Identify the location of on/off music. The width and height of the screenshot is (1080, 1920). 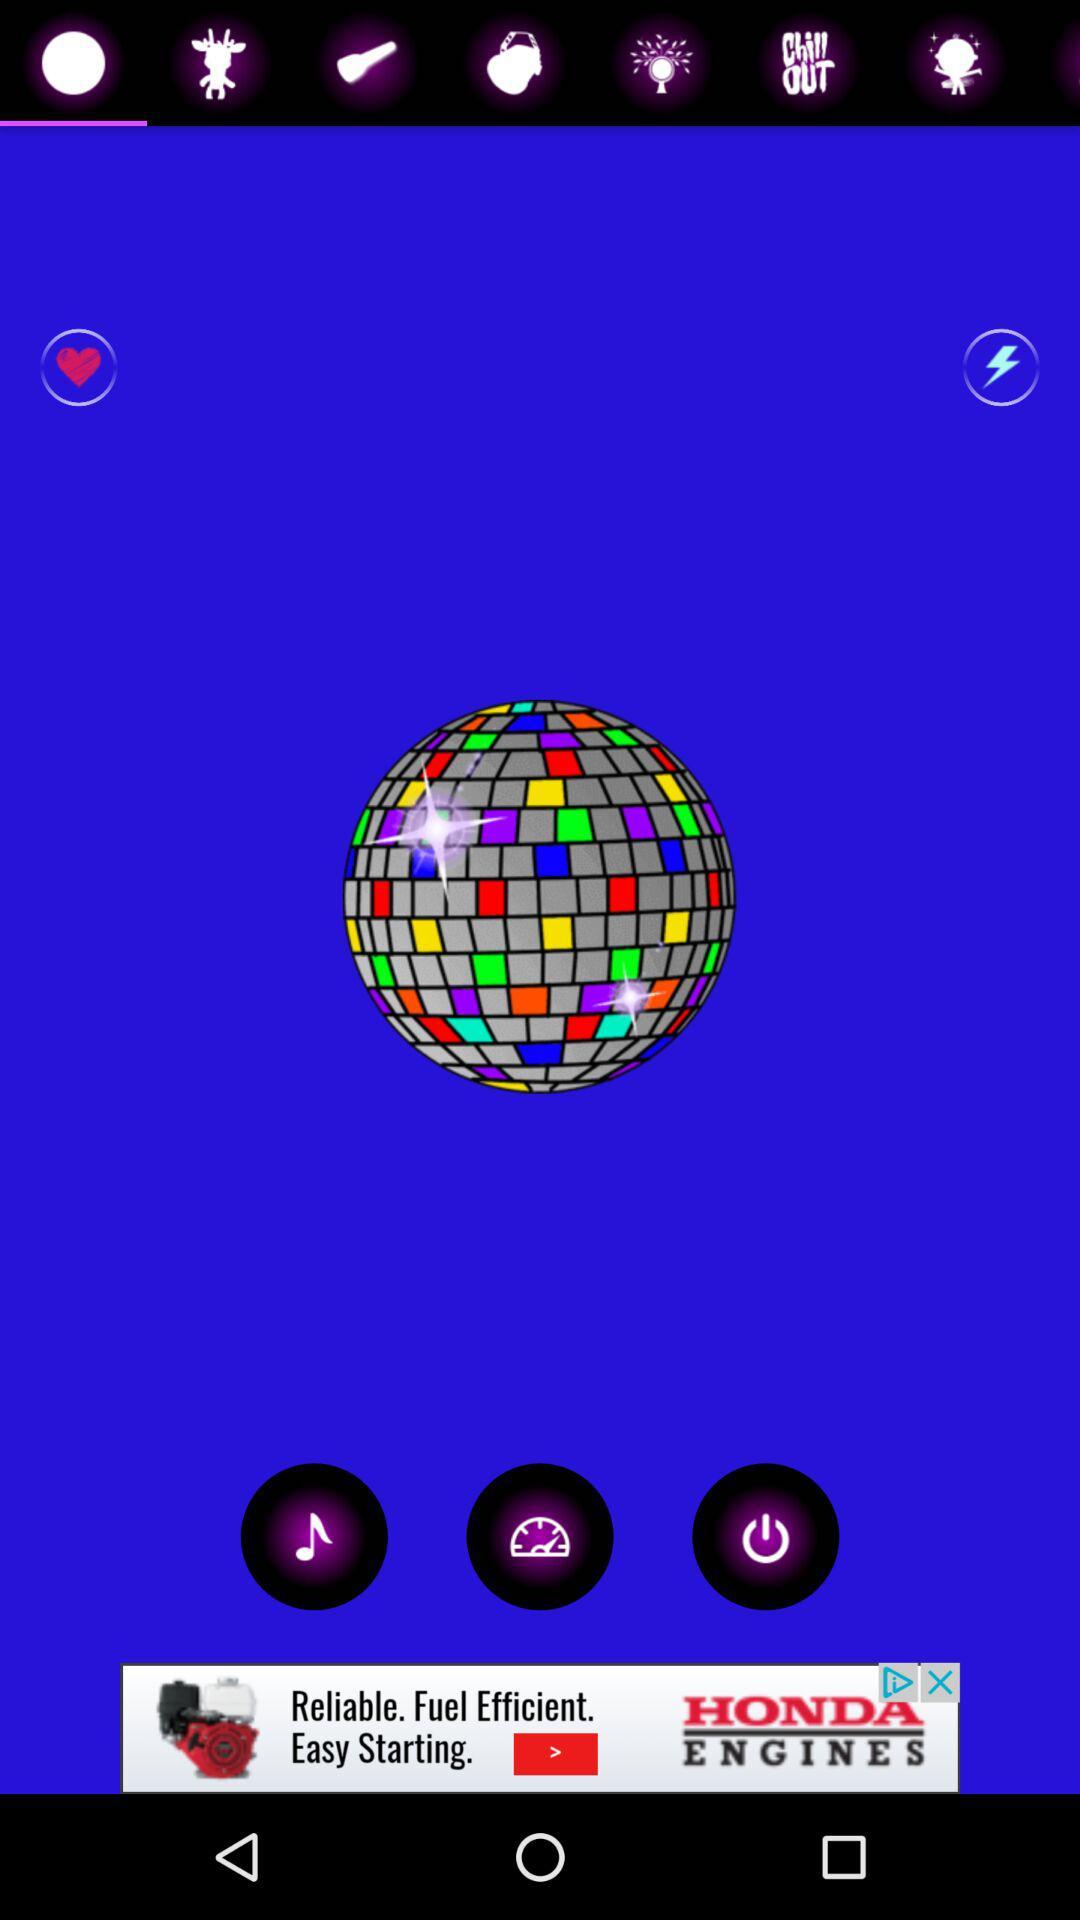
(314, 1535).